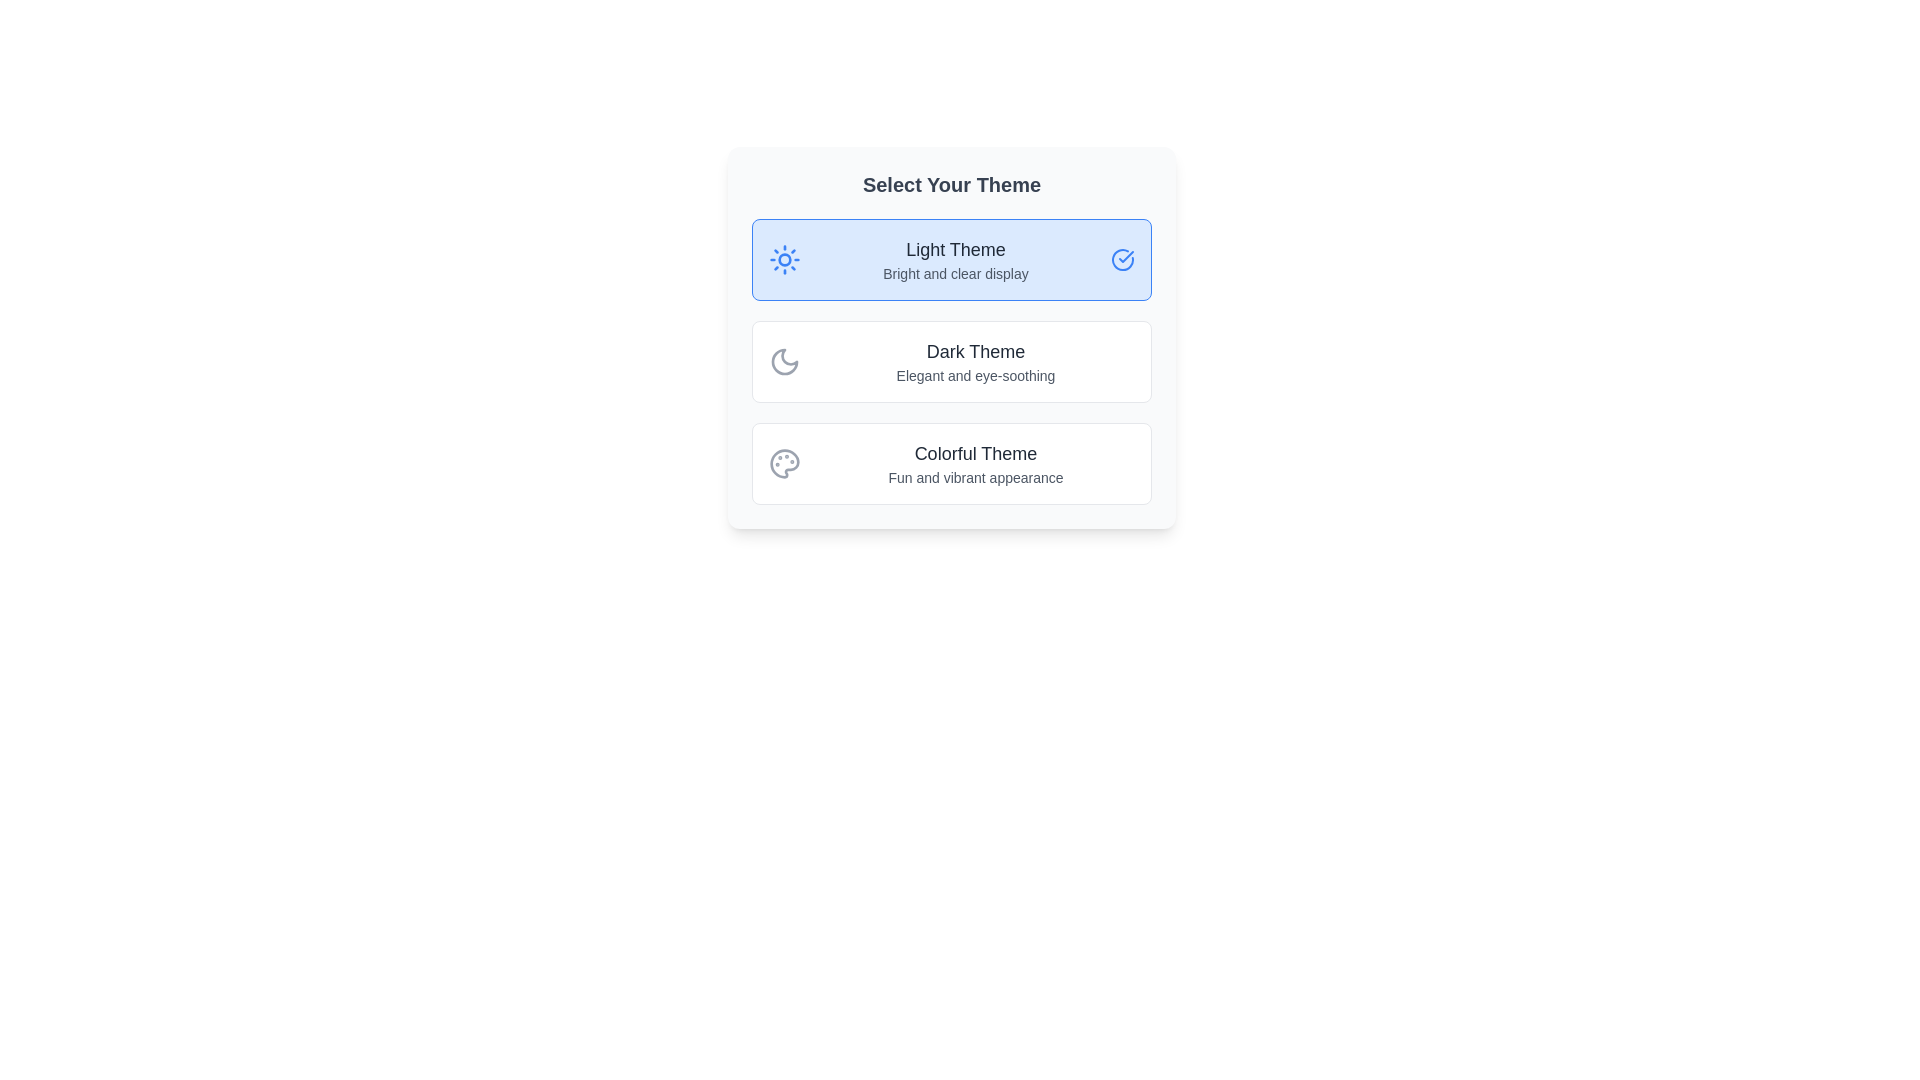 The image size is (1920, 1080). I want to click on the text label displaying 'Dark Theme' which is prominently positioned in the middle of the 'Select Your Theme' panel, serving as the title for the second theme option, so click(975, 350).